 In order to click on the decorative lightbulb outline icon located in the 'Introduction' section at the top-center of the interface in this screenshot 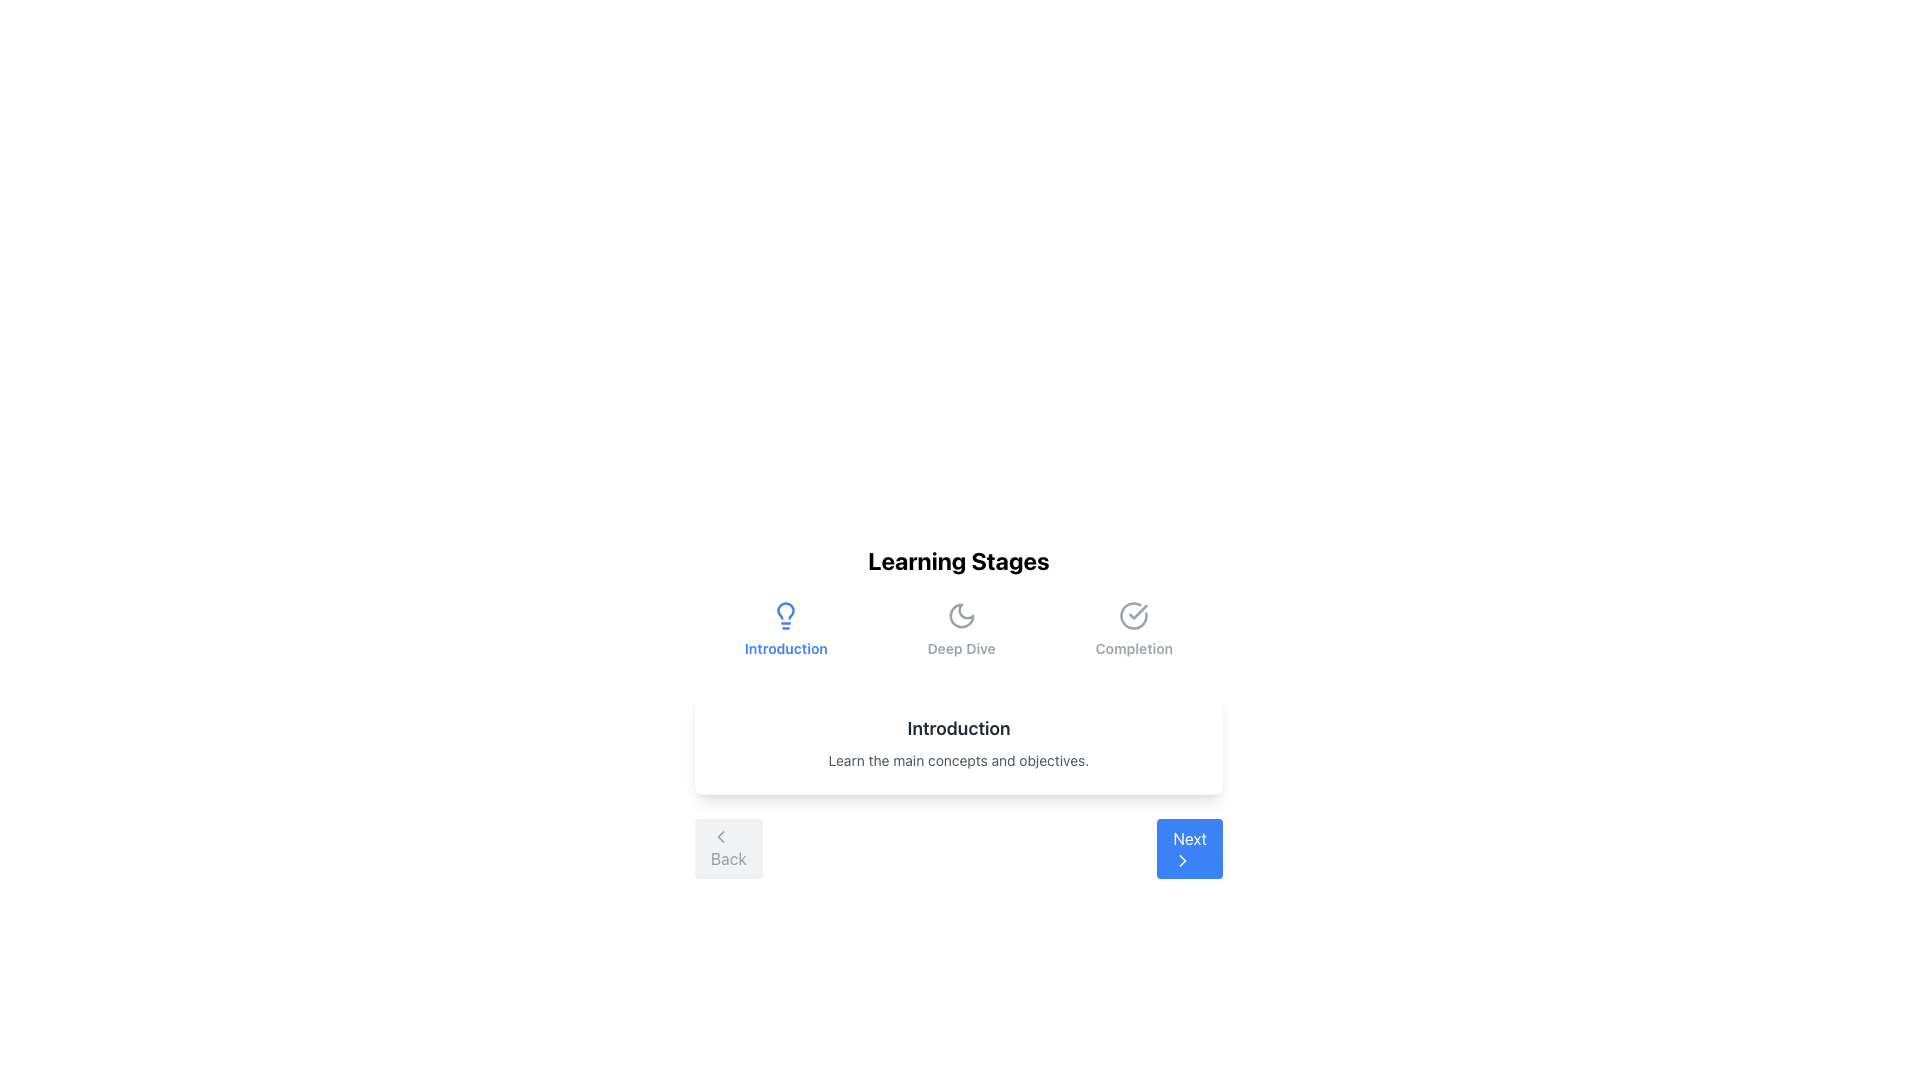, I will do `click(785, 609)`.